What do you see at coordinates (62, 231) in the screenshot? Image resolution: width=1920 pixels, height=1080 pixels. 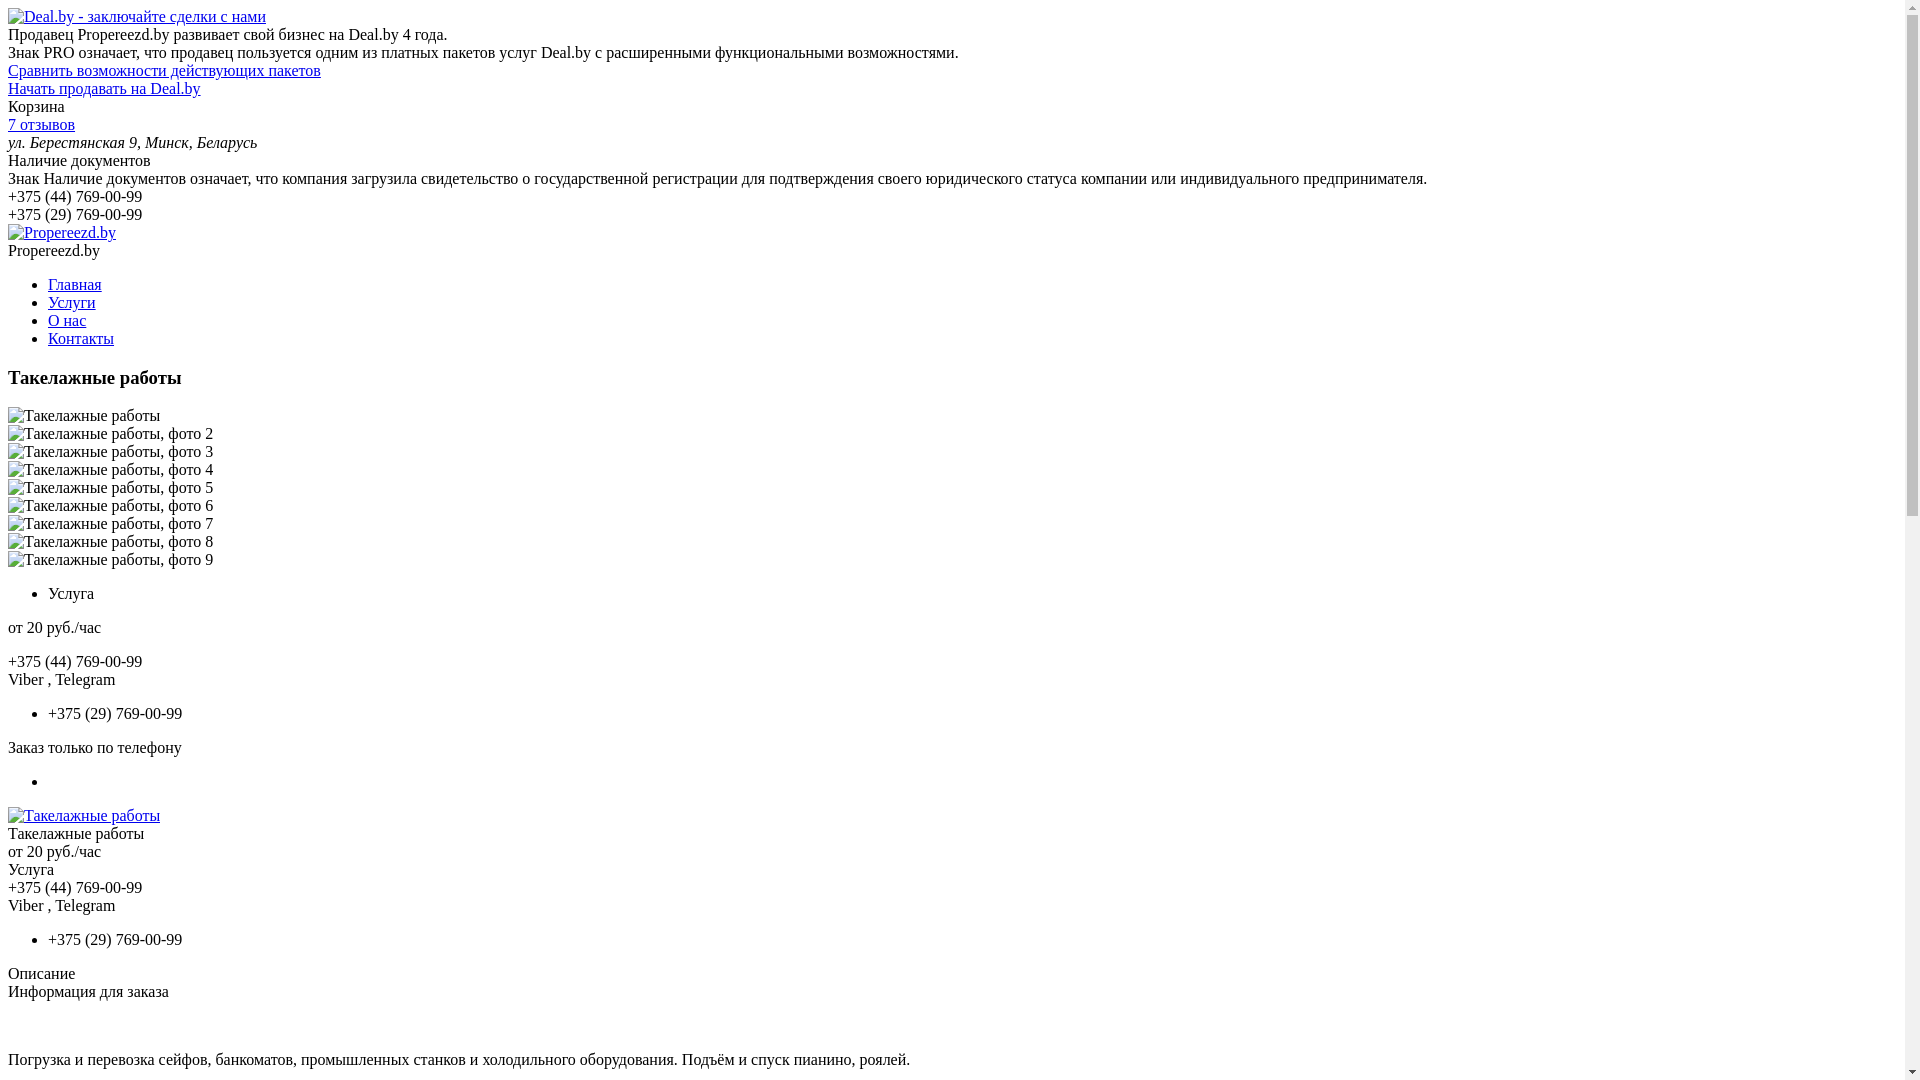 I see `'Propereezd.by'` at bounding box center [62, 231].